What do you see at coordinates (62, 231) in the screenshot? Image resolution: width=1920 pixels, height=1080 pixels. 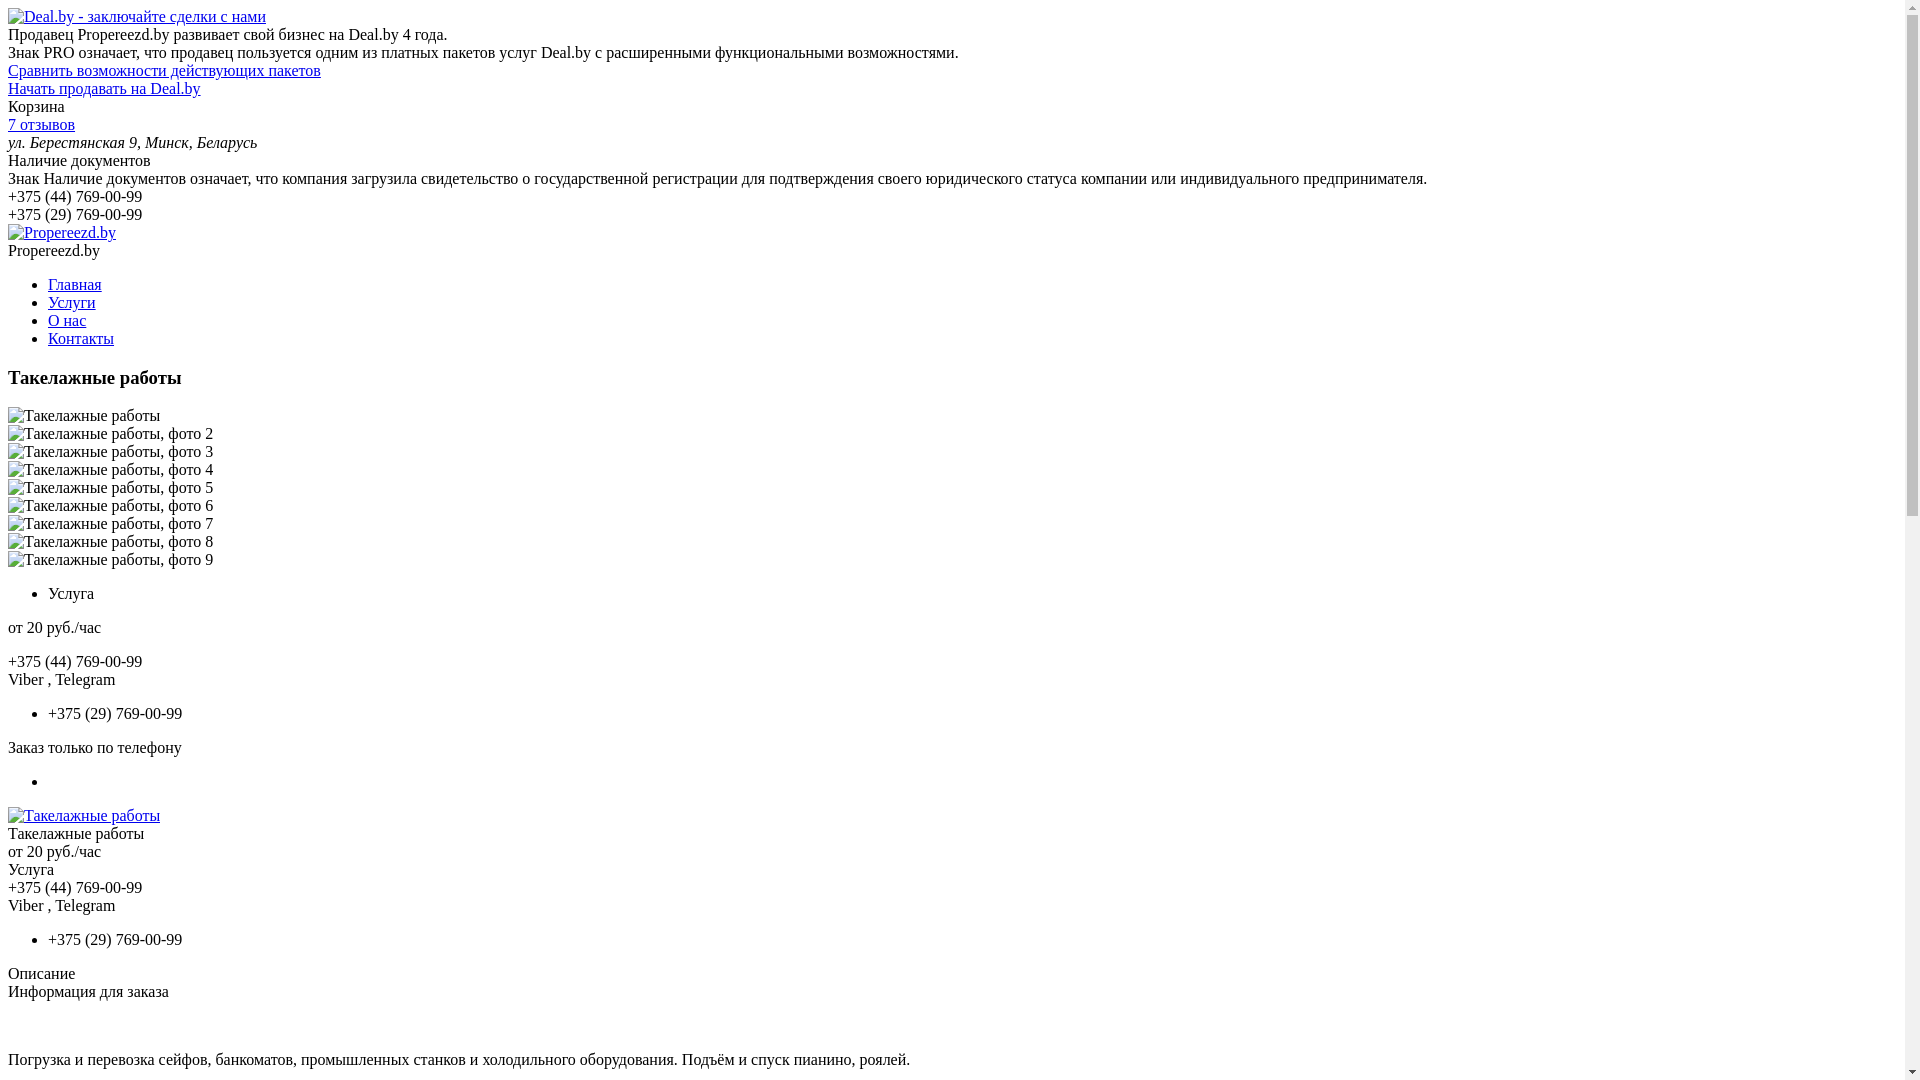 I see `'Propereezd.by'` at bounding box center [62, 231].